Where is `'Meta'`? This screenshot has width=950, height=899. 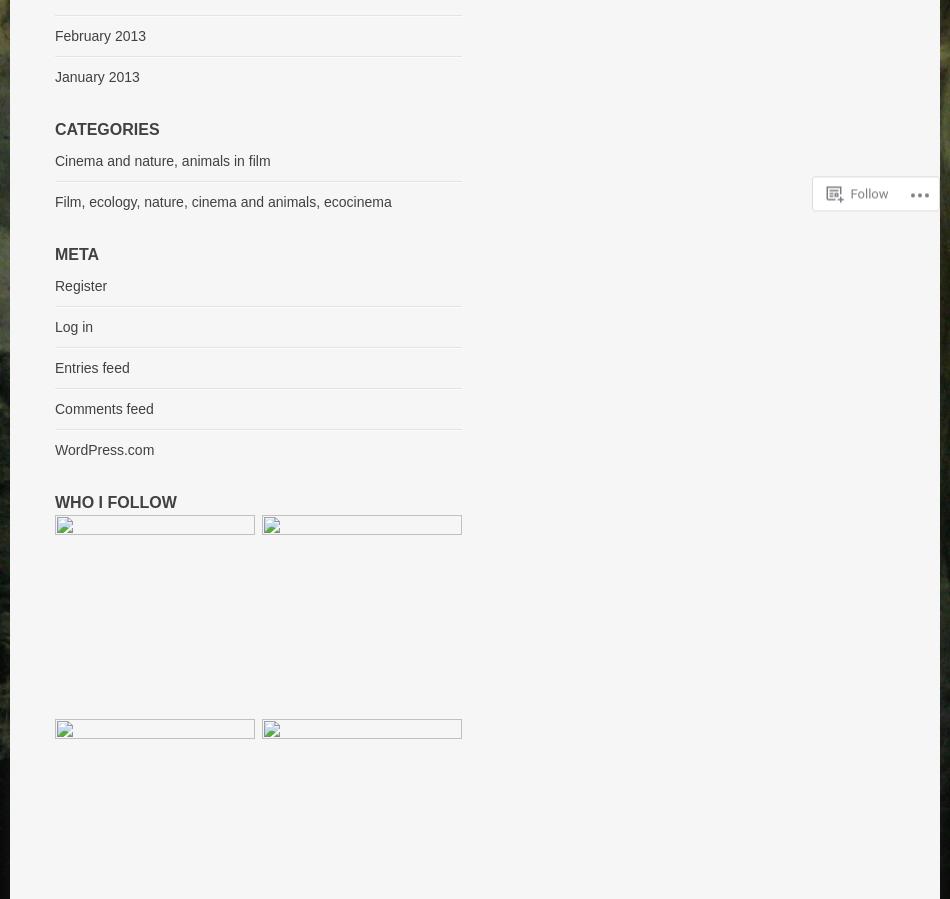 'Meta' is located at coordinates (55, 254).